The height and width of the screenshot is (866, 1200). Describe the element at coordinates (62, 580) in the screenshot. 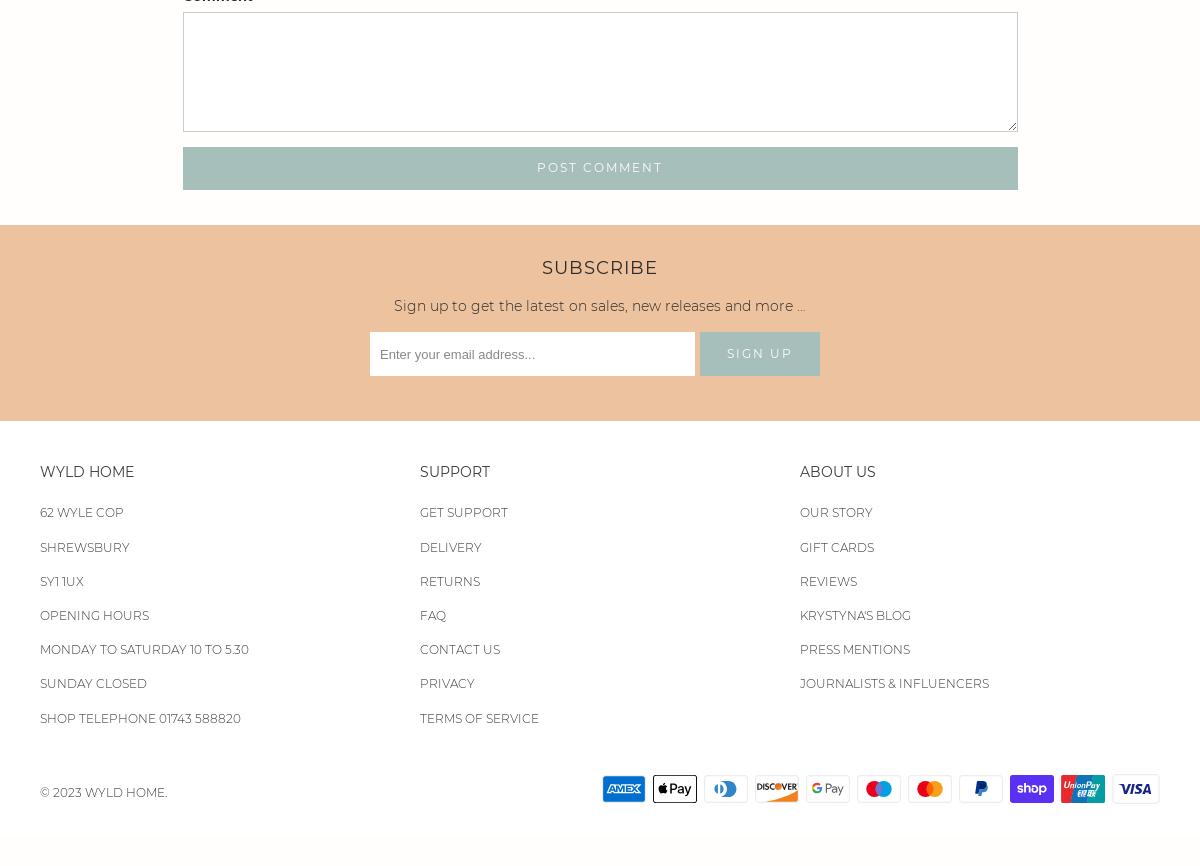

I see `'SY1 1UX'` at that location.